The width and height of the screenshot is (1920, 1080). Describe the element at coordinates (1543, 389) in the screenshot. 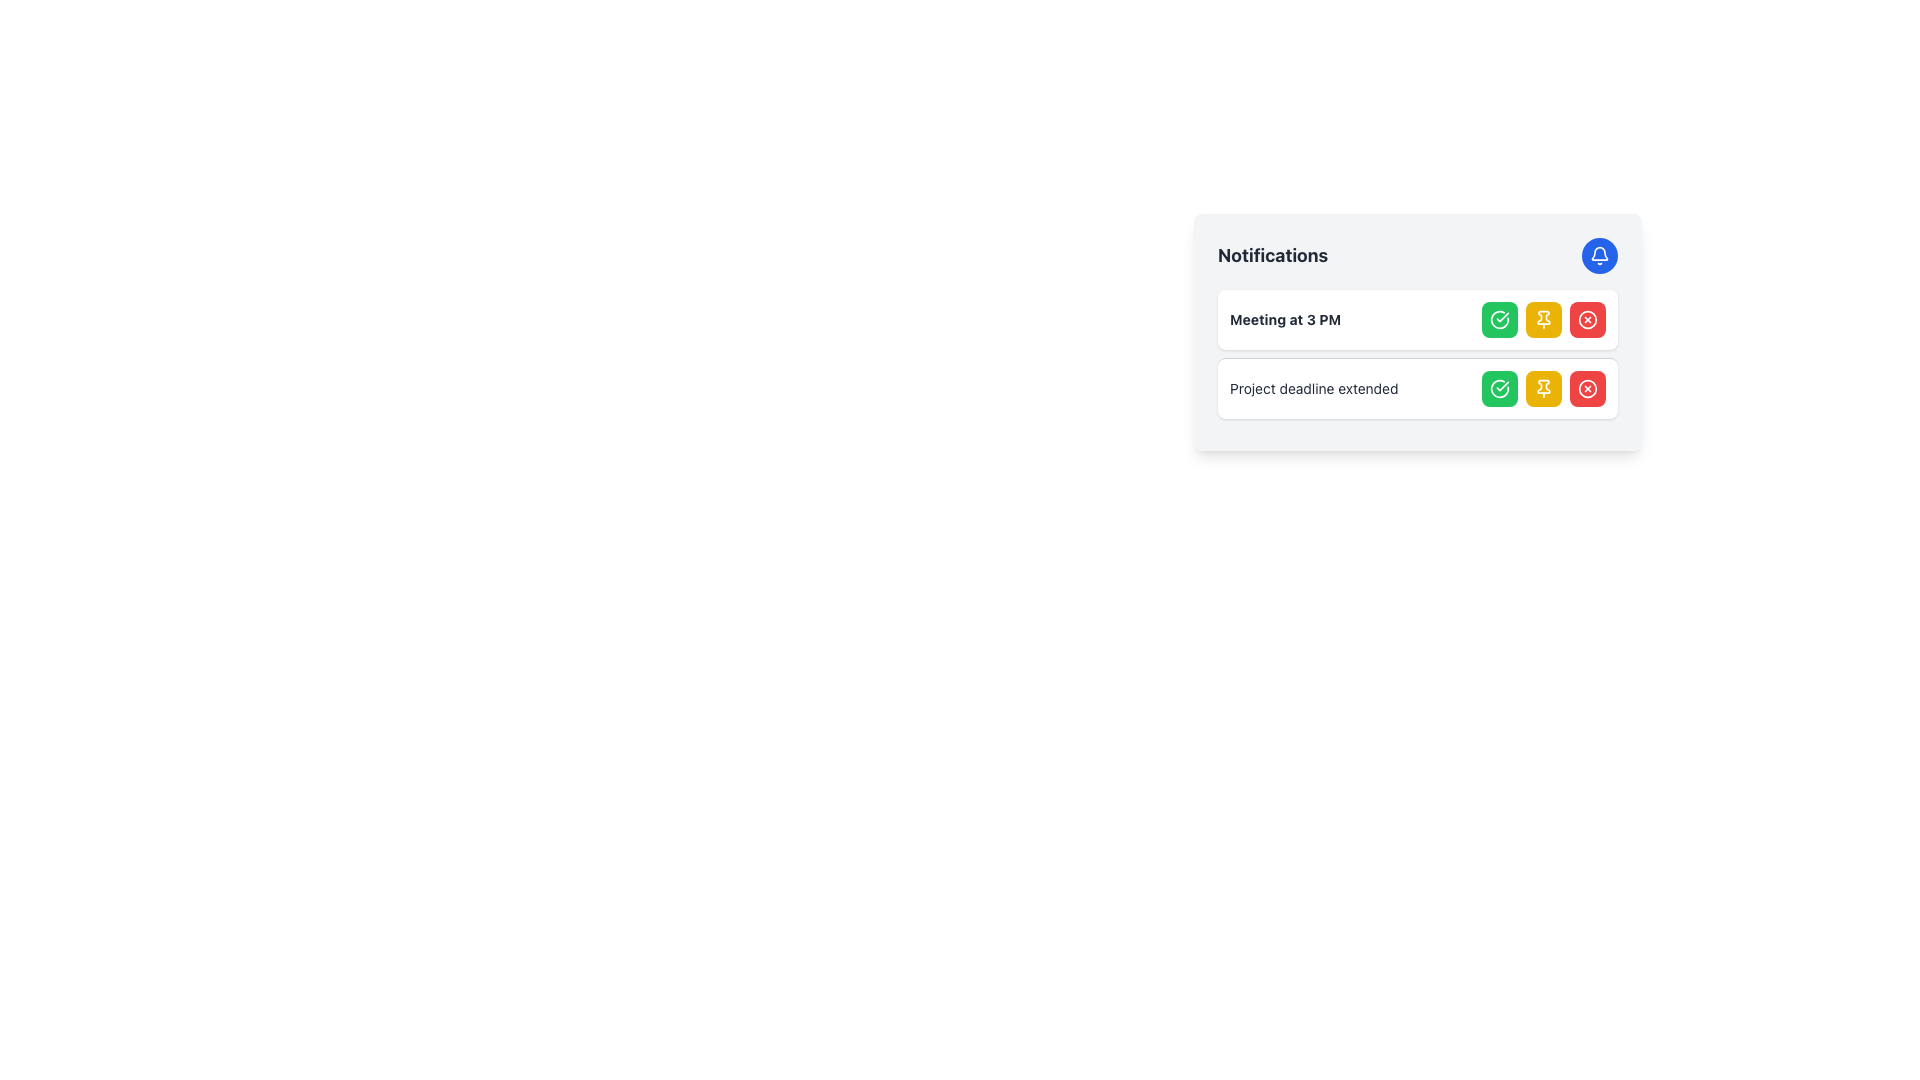

I see `the yellow button with a pin icon located after the 'Project deadline extended' notification to pin the notification` at that location.